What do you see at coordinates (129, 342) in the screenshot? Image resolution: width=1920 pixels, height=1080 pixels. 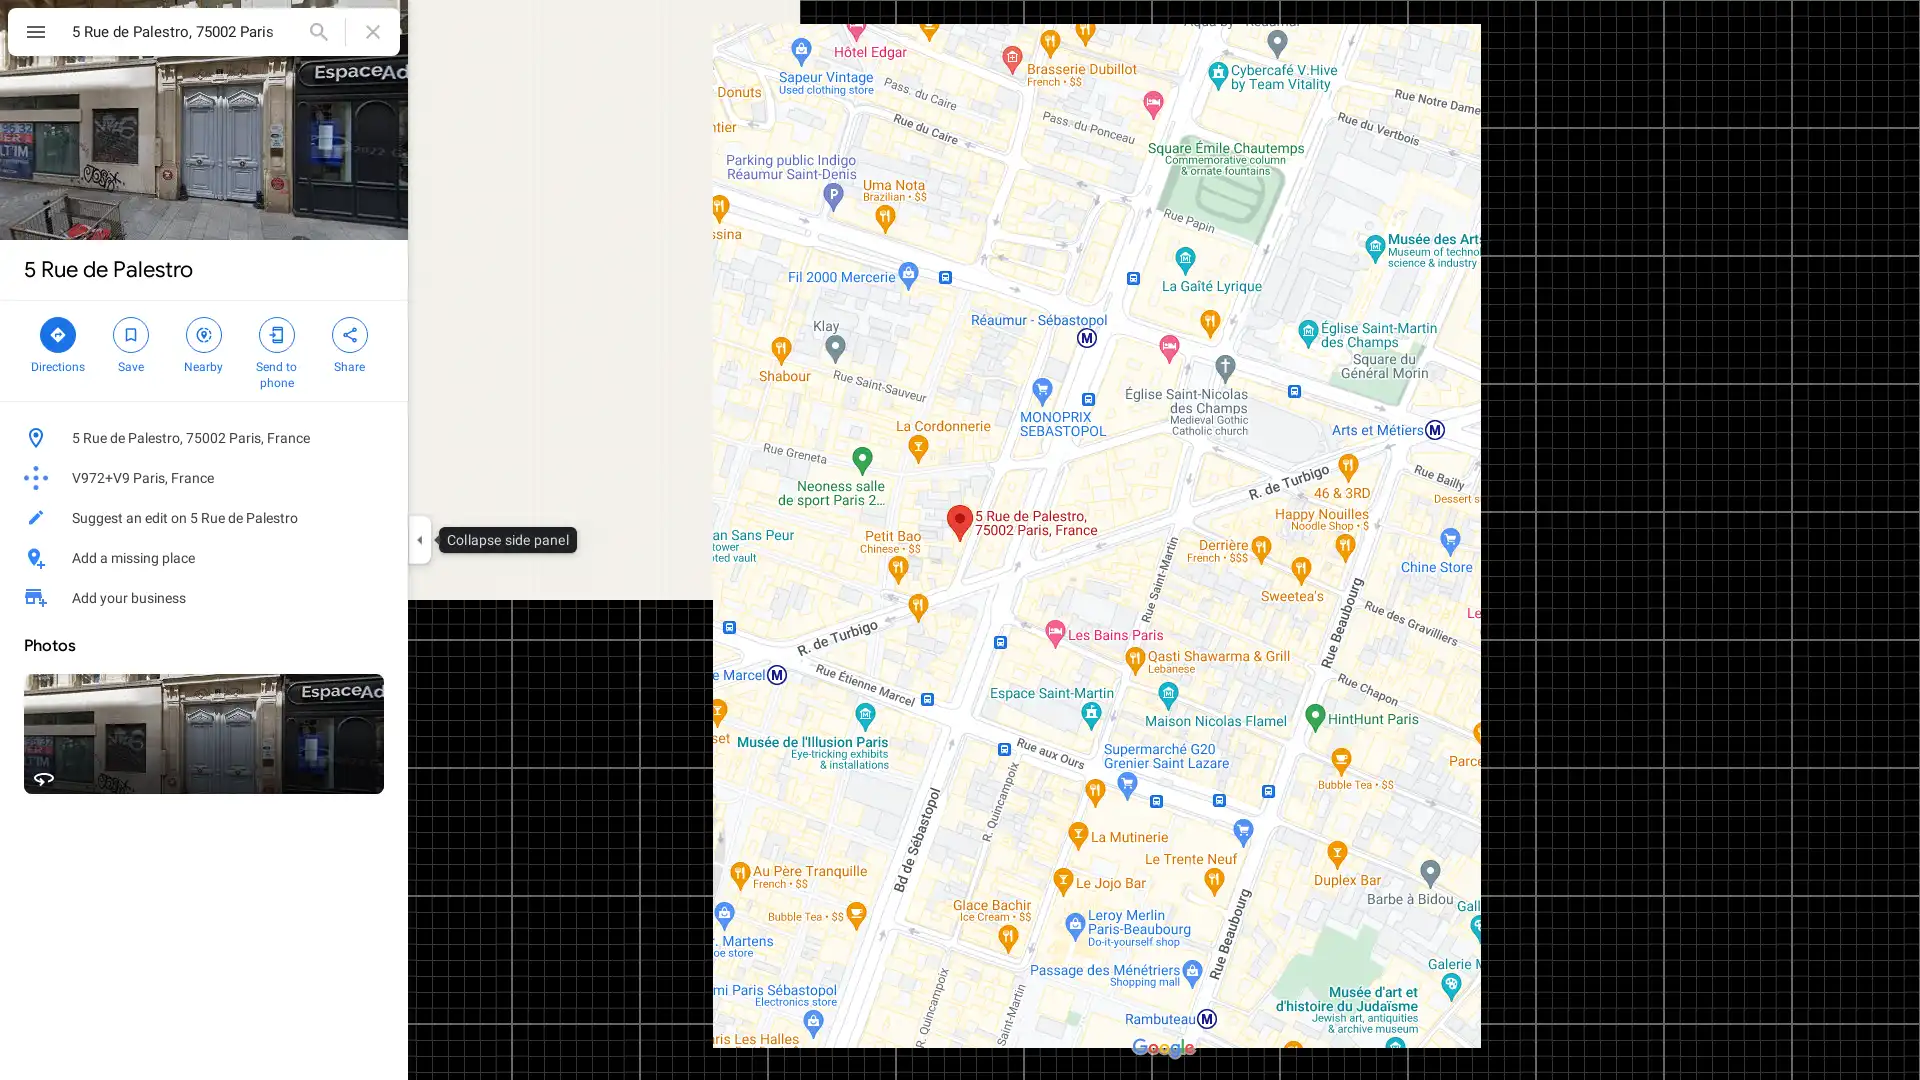 I see `Save 5 Rue de Palestro in your lists` at bounding box center [129, 342].